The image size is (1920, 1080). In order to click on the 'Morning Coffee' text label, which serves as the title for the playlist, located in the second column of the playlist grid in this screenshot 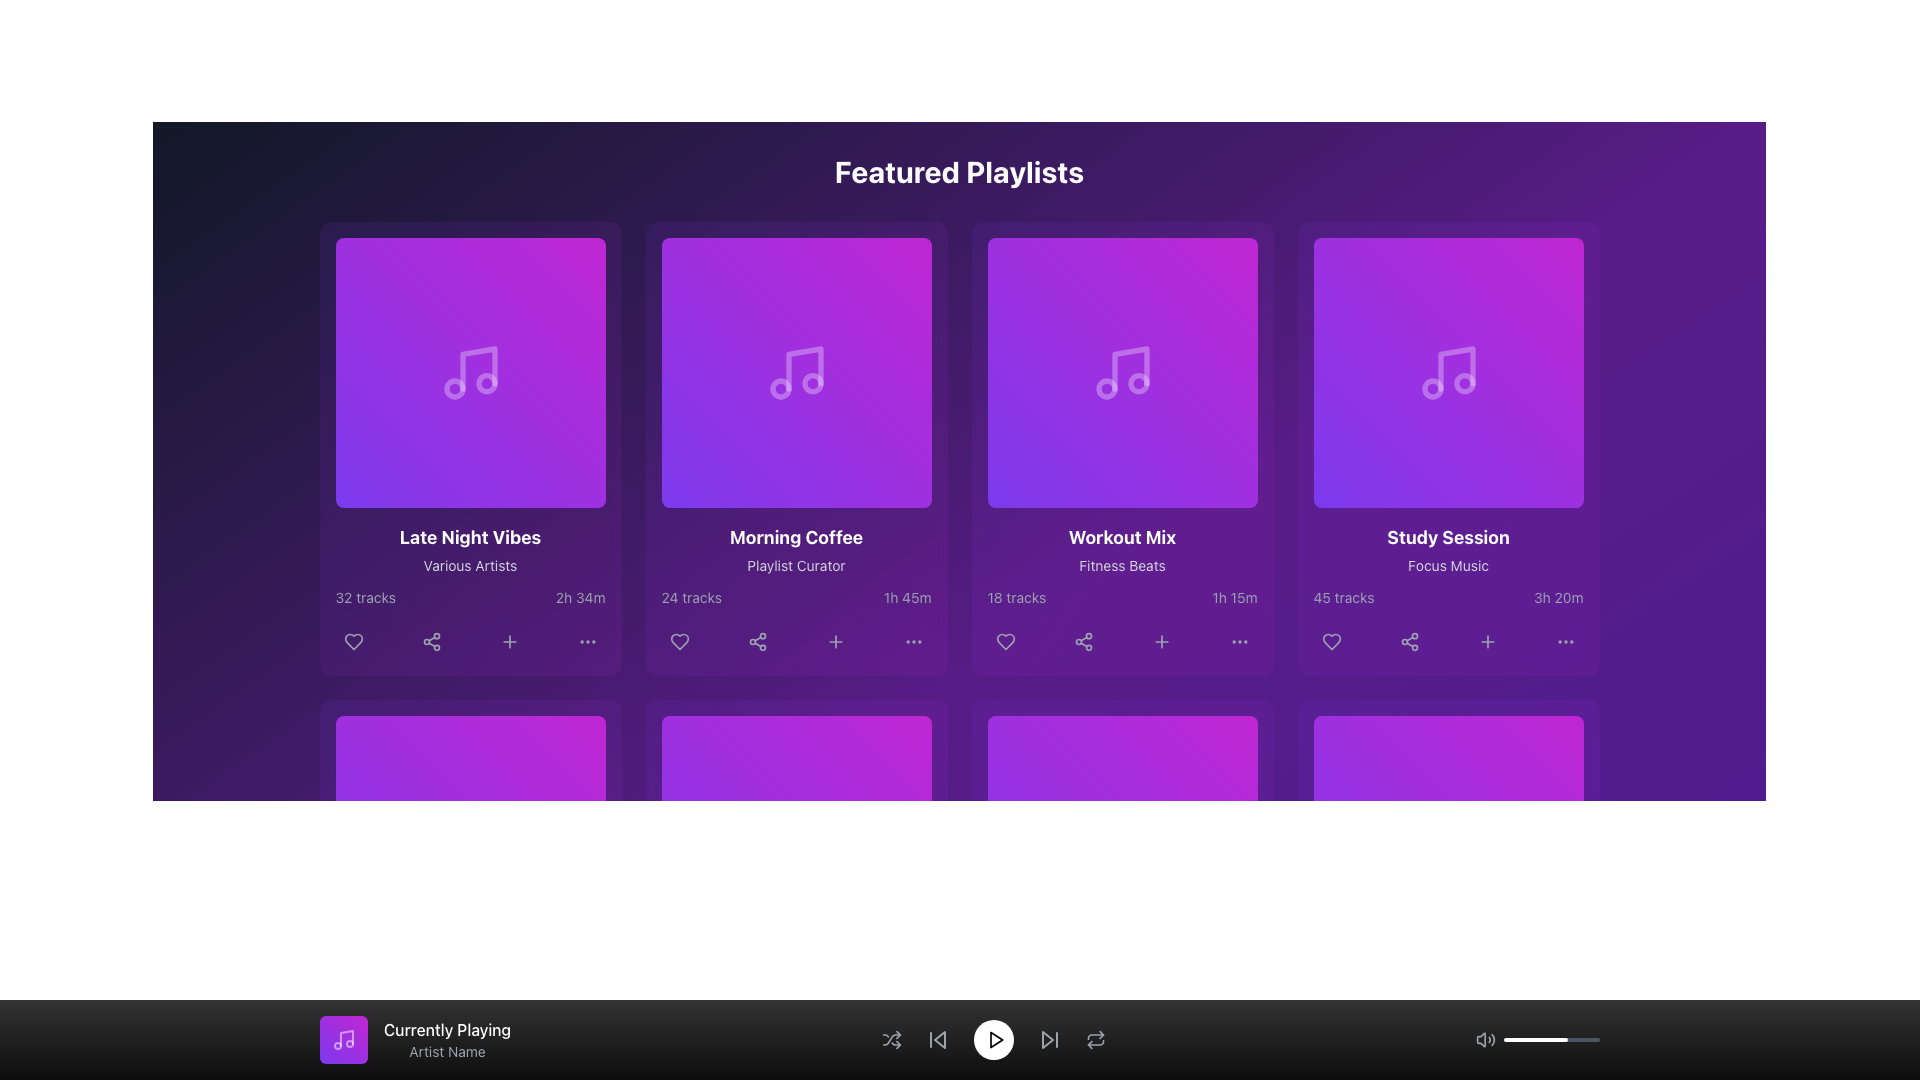, I will do `click(795, 536)`.